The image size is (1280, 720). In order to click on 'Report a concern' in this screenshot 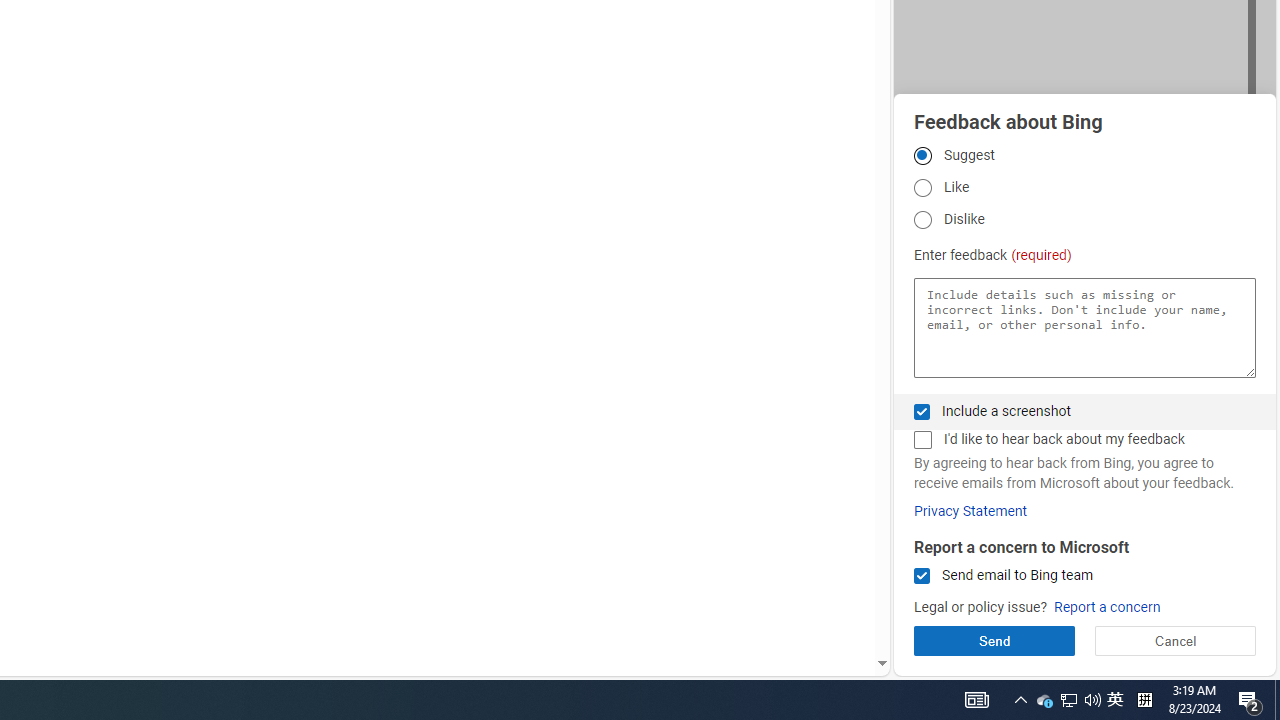, I will do `click(1106, 606)`.